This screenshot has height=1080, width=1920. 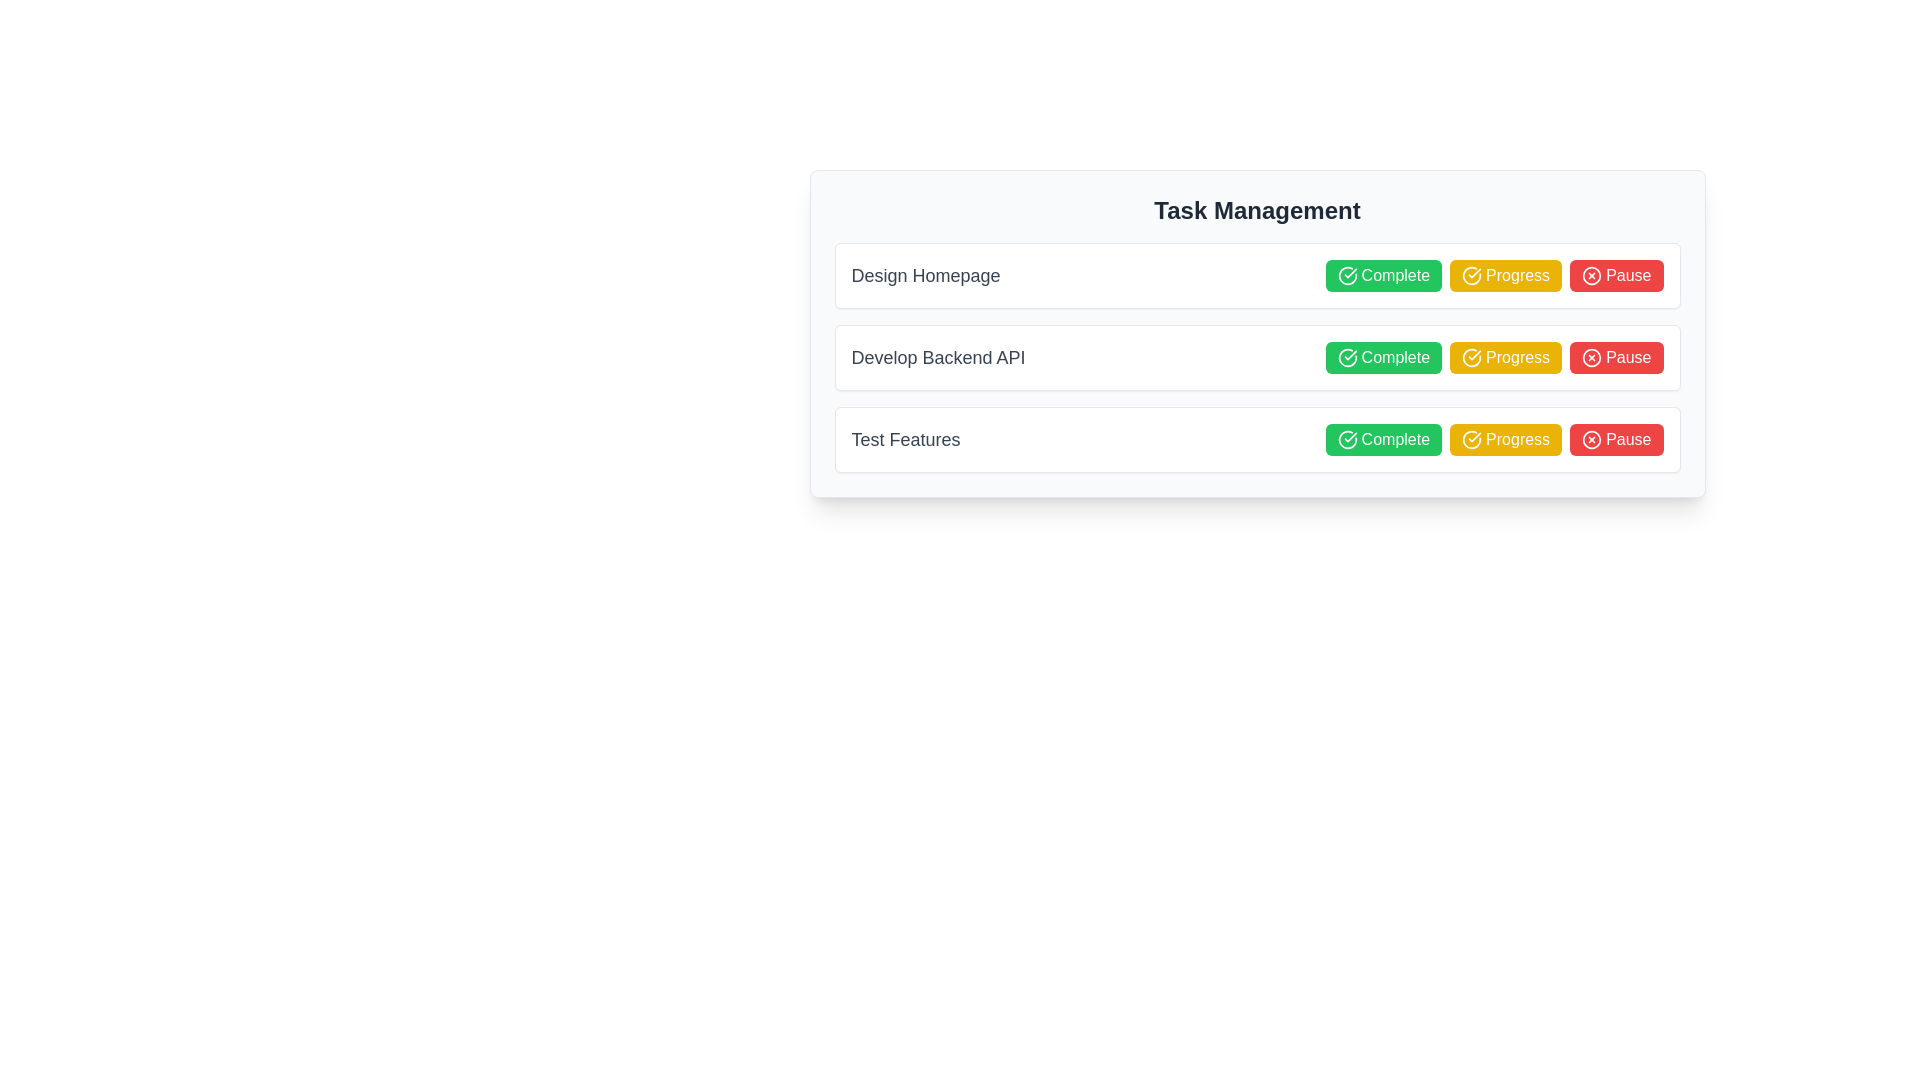 I want to click on the circular 'Pause' icon located in the top-right corner of the task management interface, which visually indicates the 'Pause' state of the first task, so click(x=1591, y=276).